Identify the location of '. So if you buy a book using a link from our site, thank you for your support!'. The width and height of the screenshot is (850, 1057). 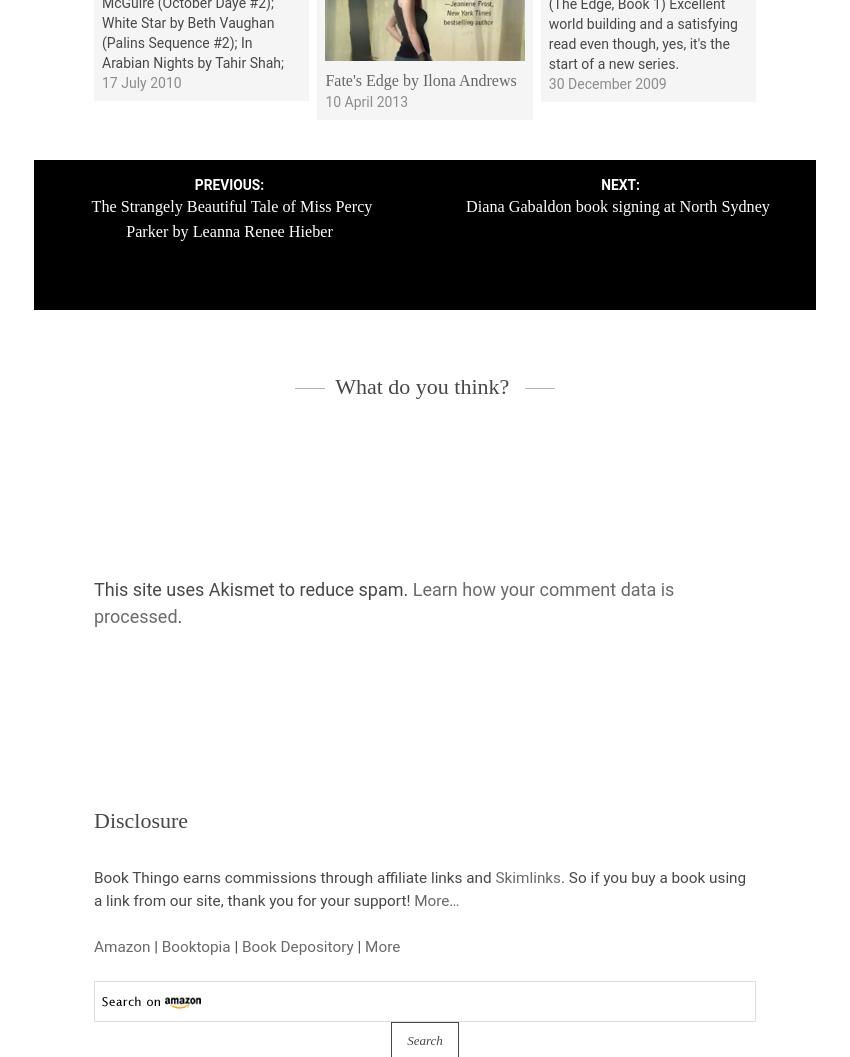
(419, 887).